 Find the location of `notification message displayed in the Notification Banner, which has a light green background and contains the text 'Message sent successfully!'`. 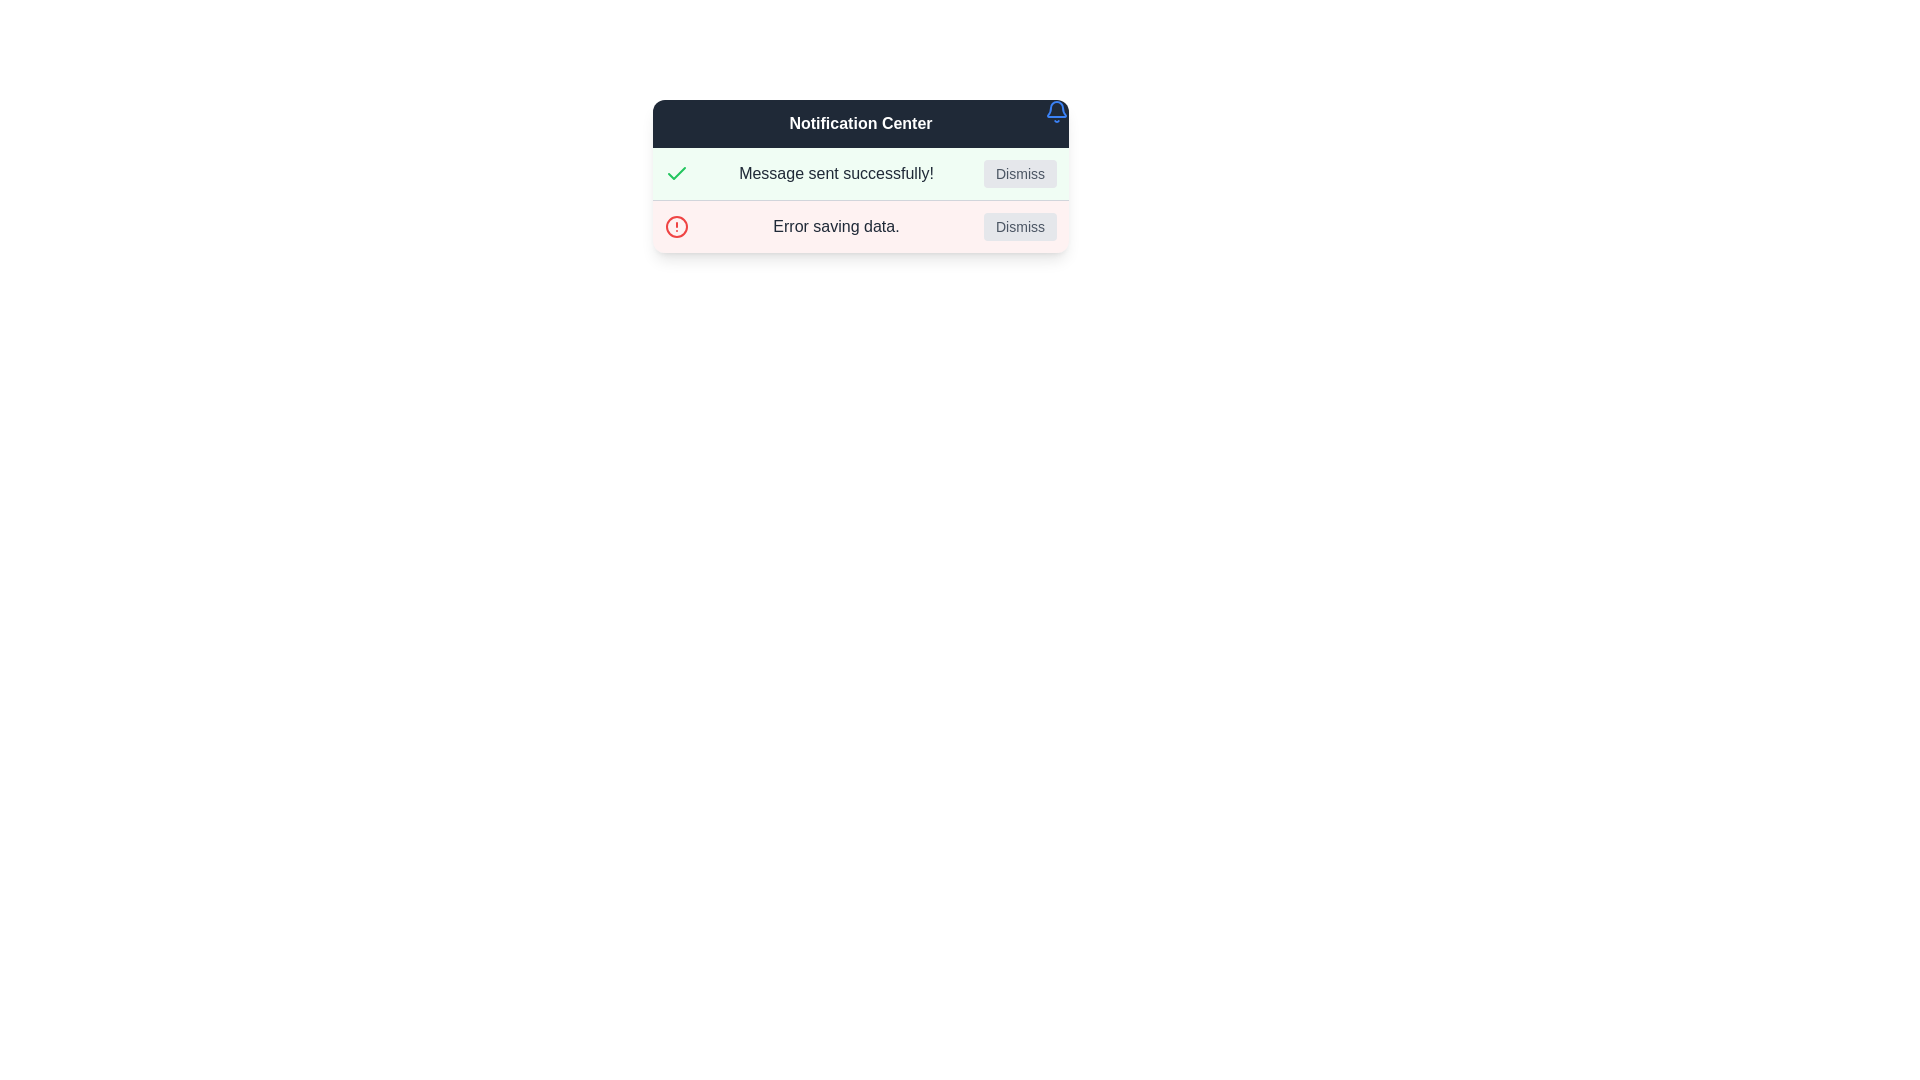

notification message displayed in the Notification Banner, which has a light green background and contains the text 'Message sent successfully!' is located at coordinates (860, 172).